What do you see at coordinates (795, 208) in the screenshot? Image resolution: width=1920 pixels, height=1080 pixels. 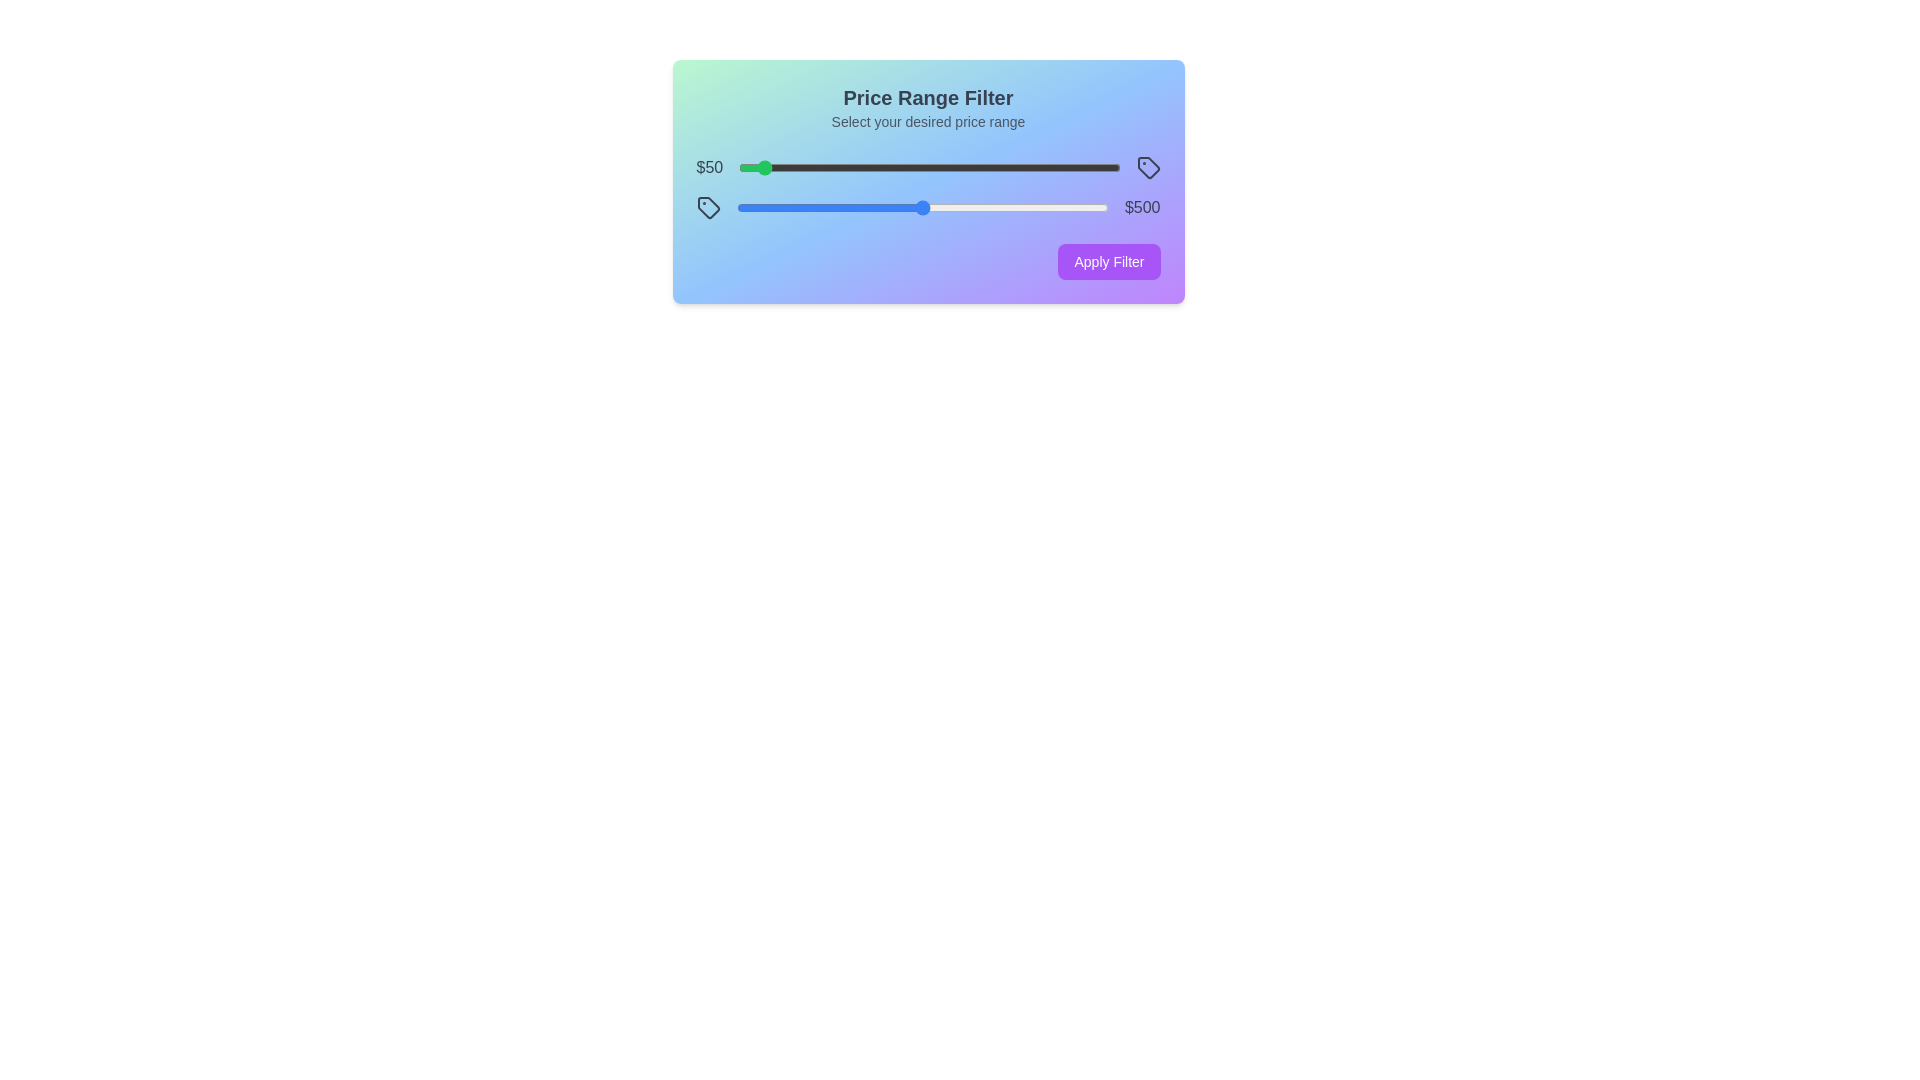 I see `the maximum price slider to 161` at bounding box center [795, 208].